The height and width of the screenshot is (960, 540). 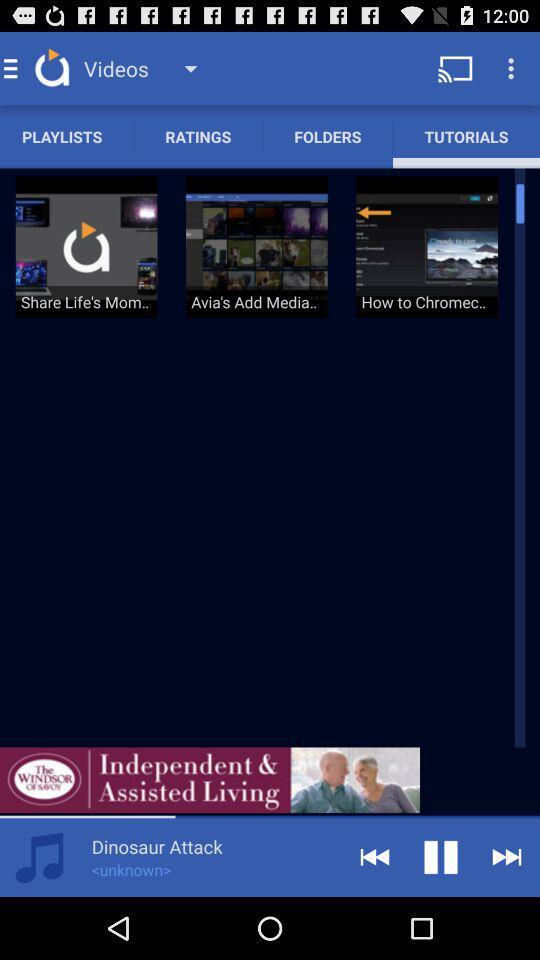 What do you see at coordinates (39, 917) in the screenshot?
I see `the music icon` at bounding box center [39, 917].